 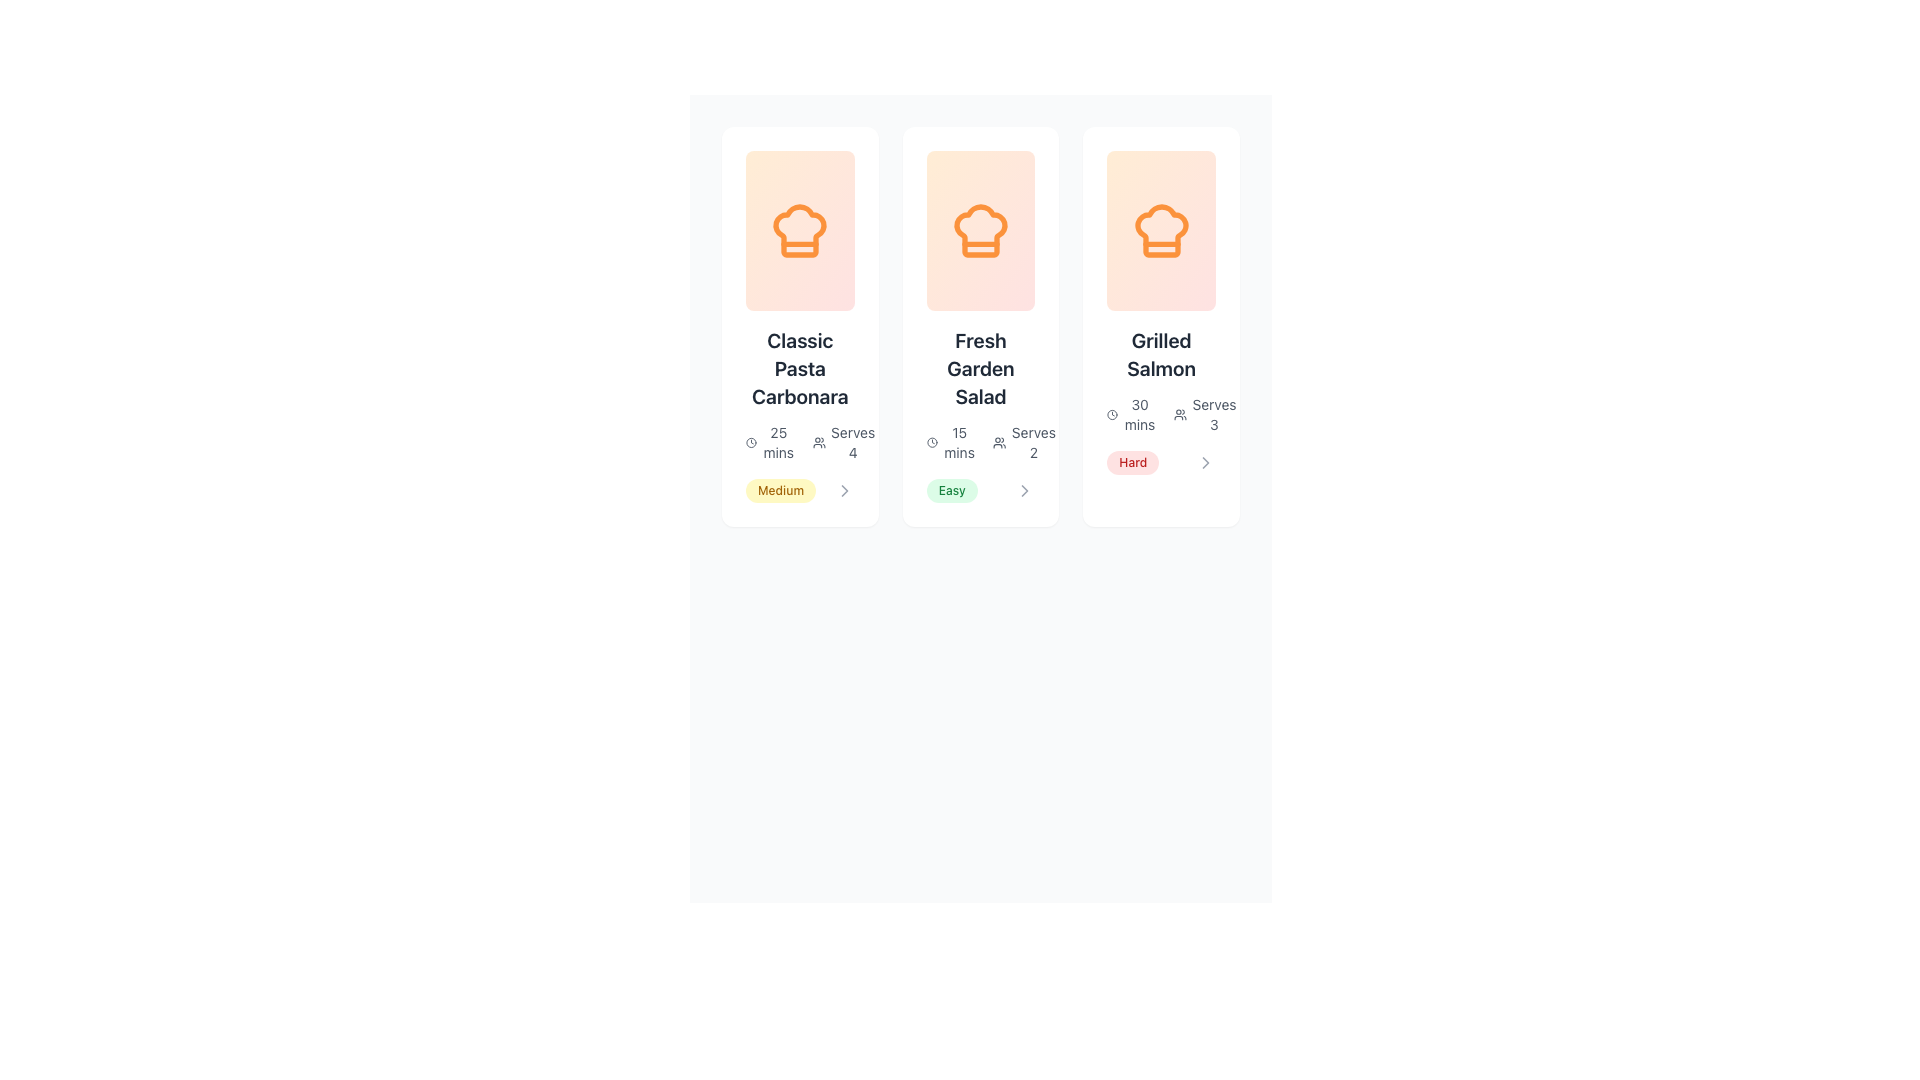 I want to click on the Text Label providing preparation time for the 'Grilled Salmon' recipe, which is located next to a clock icon, so click(x=1140, y=414).